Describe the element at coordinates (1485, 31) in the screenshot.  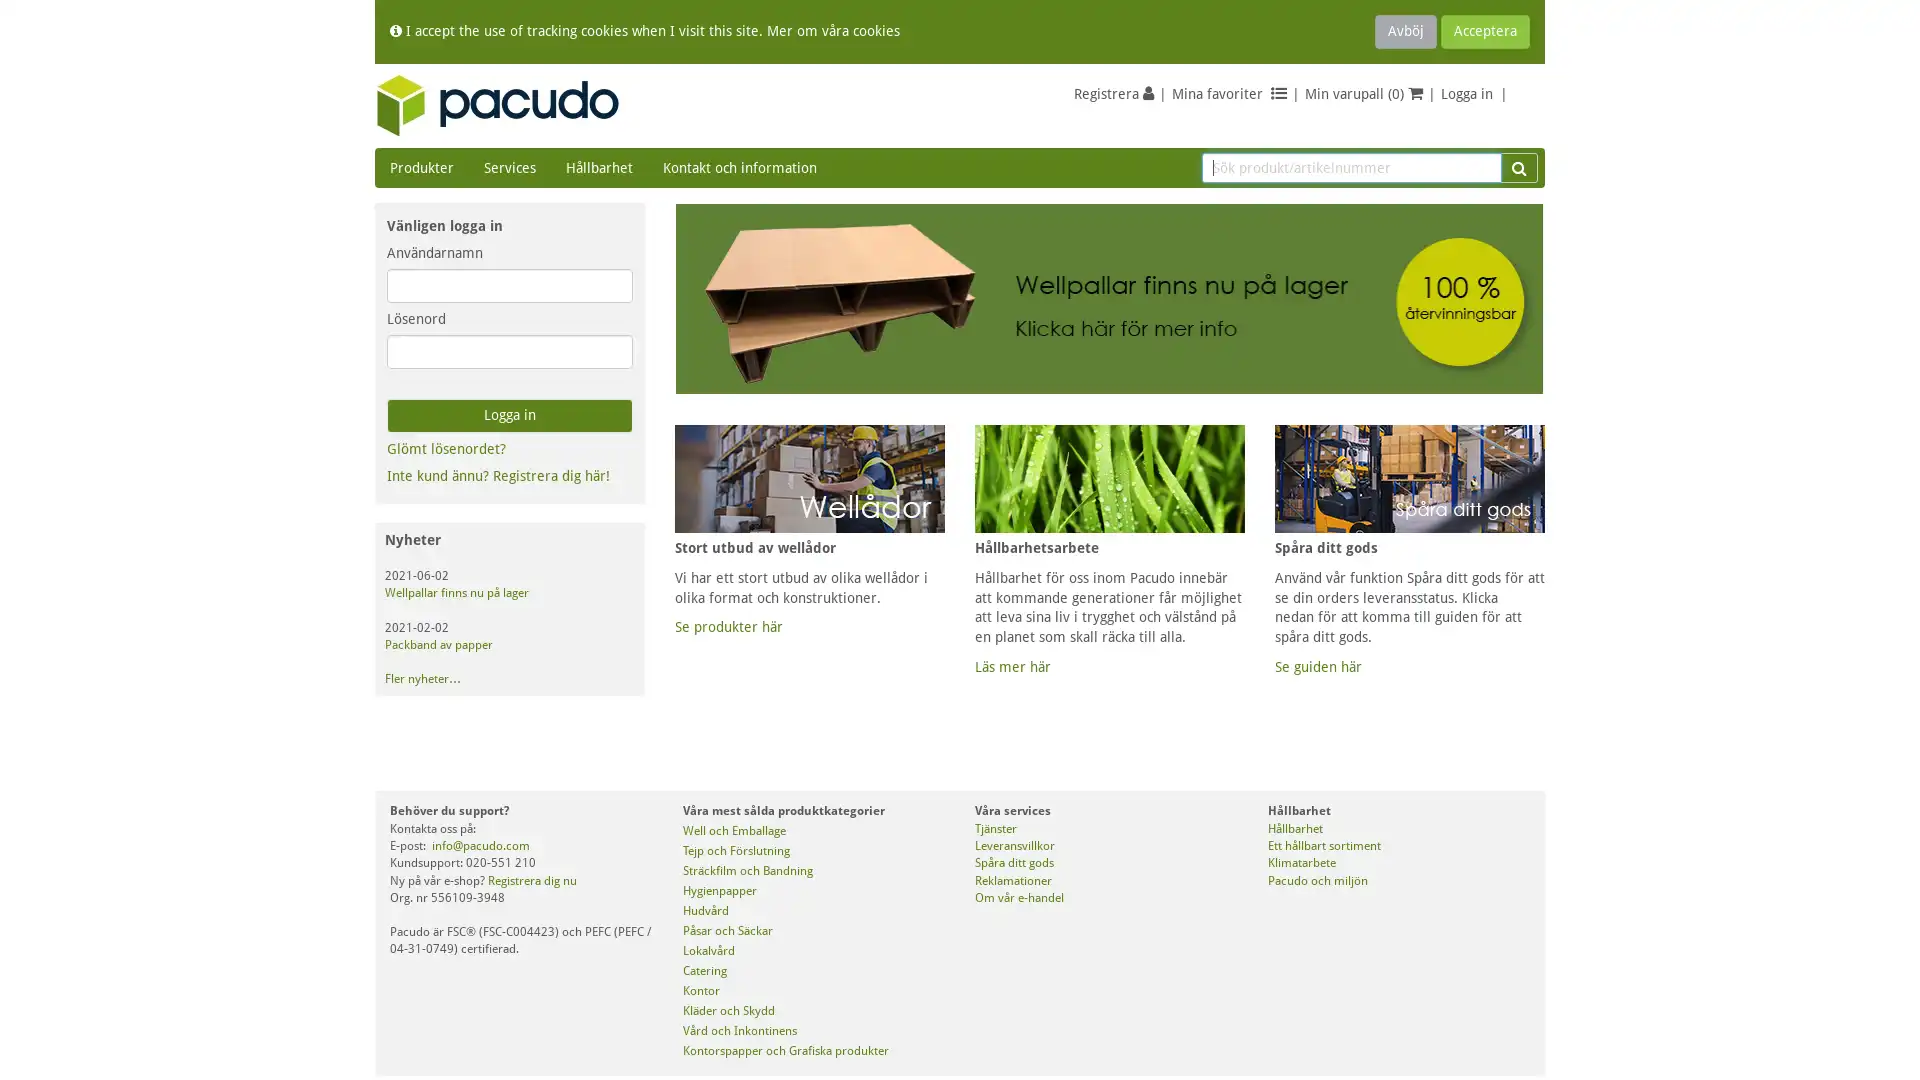
I see `Acceptera` at that location.